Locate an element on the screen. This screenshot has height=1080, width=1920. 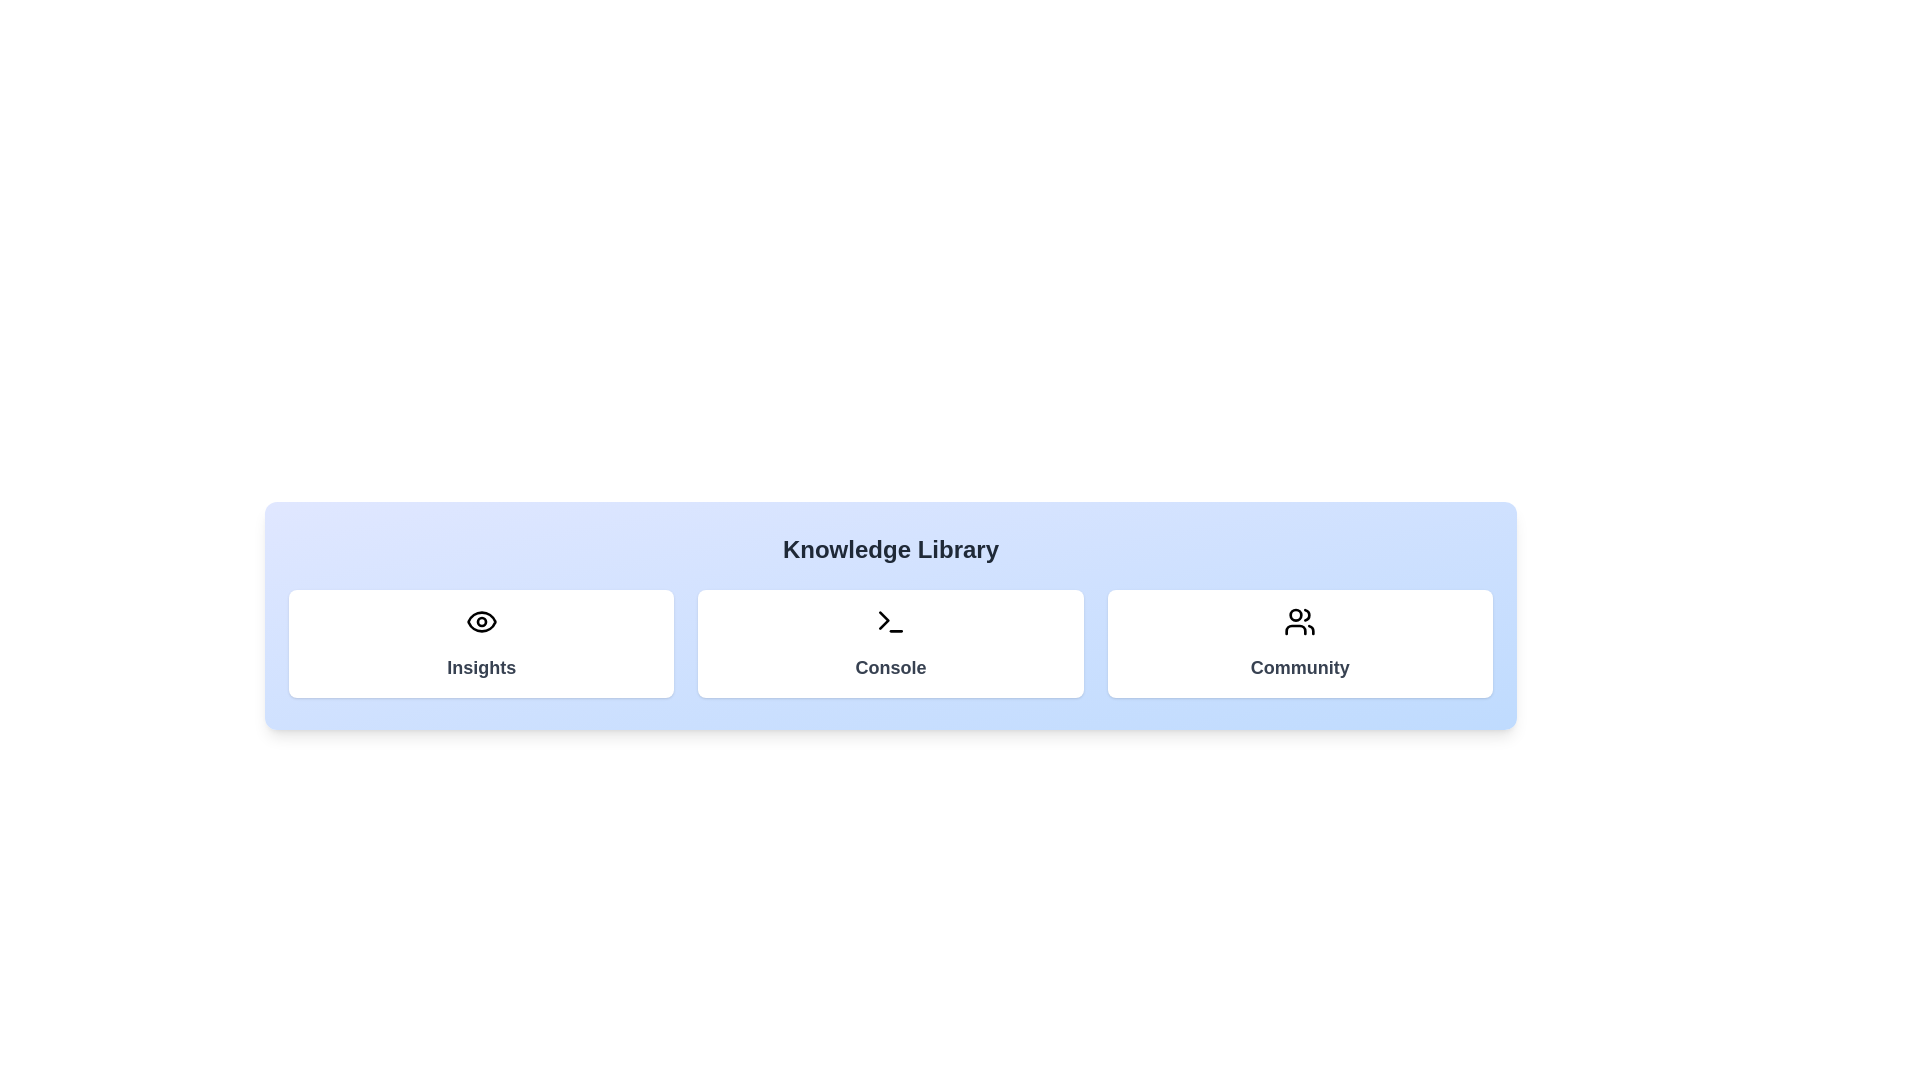
the small circular SVG element that represents a user or community within the 'Community' button is located at coordinates (1296, 614).